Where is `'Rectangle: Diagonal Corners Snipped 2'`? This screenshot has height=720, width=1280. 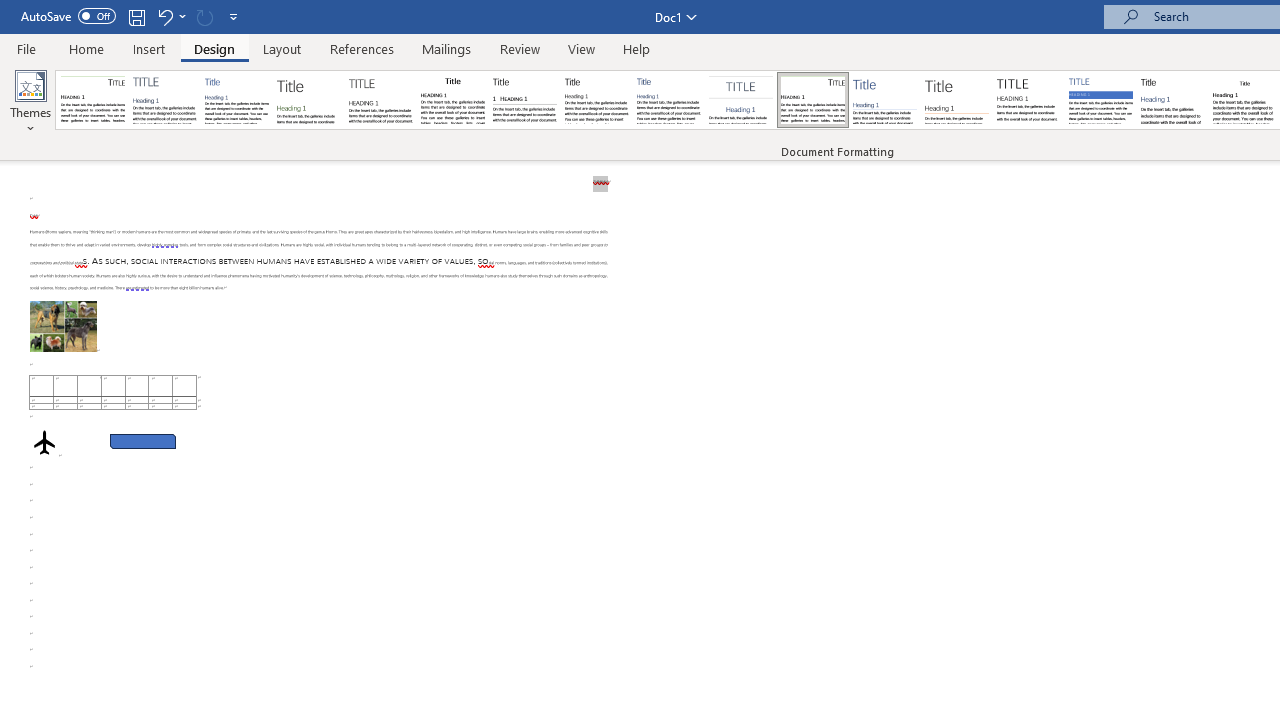 'Rectangle: Diagonal Corners Snipped 2' is located at coordinates (142, 440).